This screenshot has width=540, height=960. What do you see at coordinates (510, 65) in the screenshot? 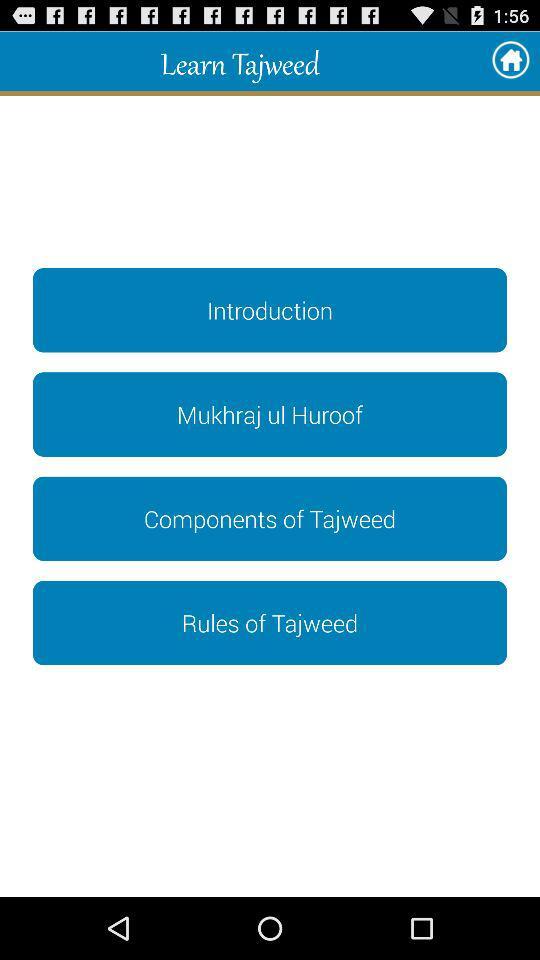
I see `the home icon` at bounding box center [510, 65].